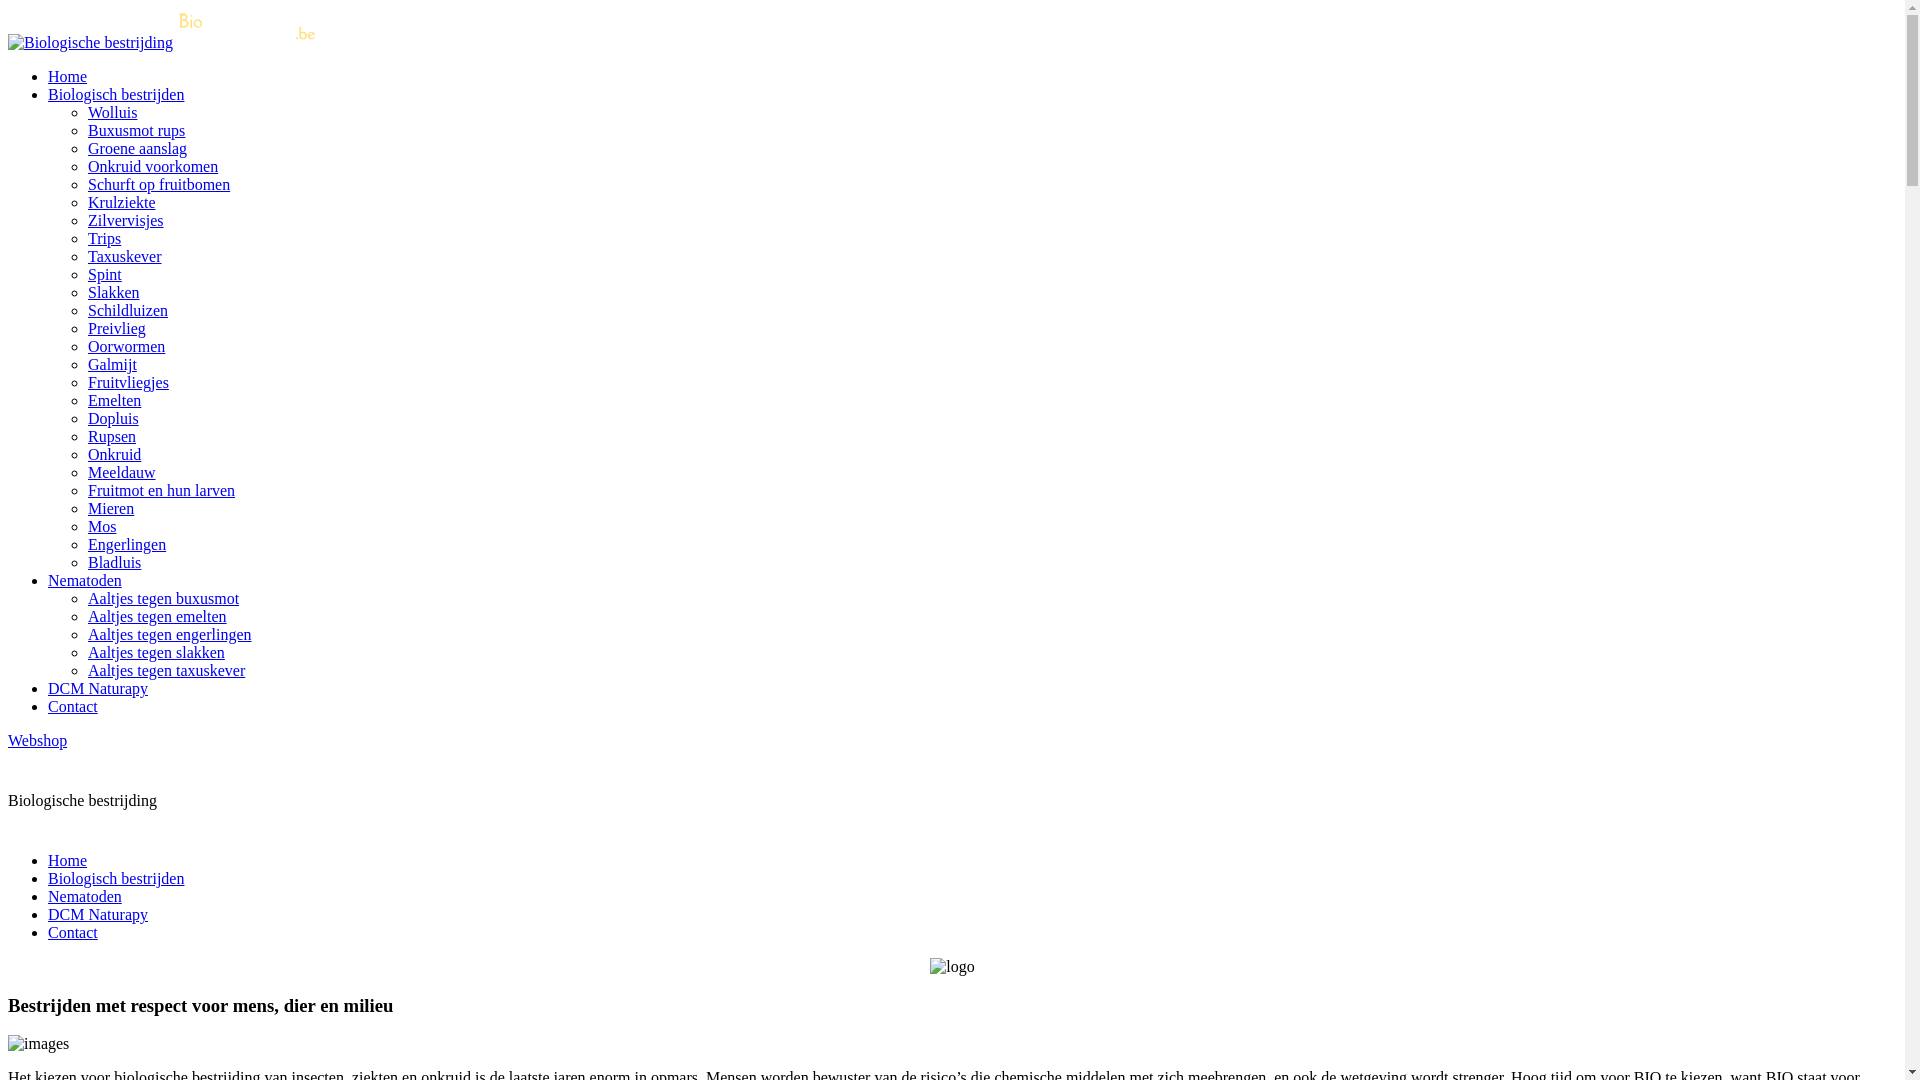 This screenshot has width=1920, height=1080. I want to click on 'Groene aanslag', so click(136, 147).